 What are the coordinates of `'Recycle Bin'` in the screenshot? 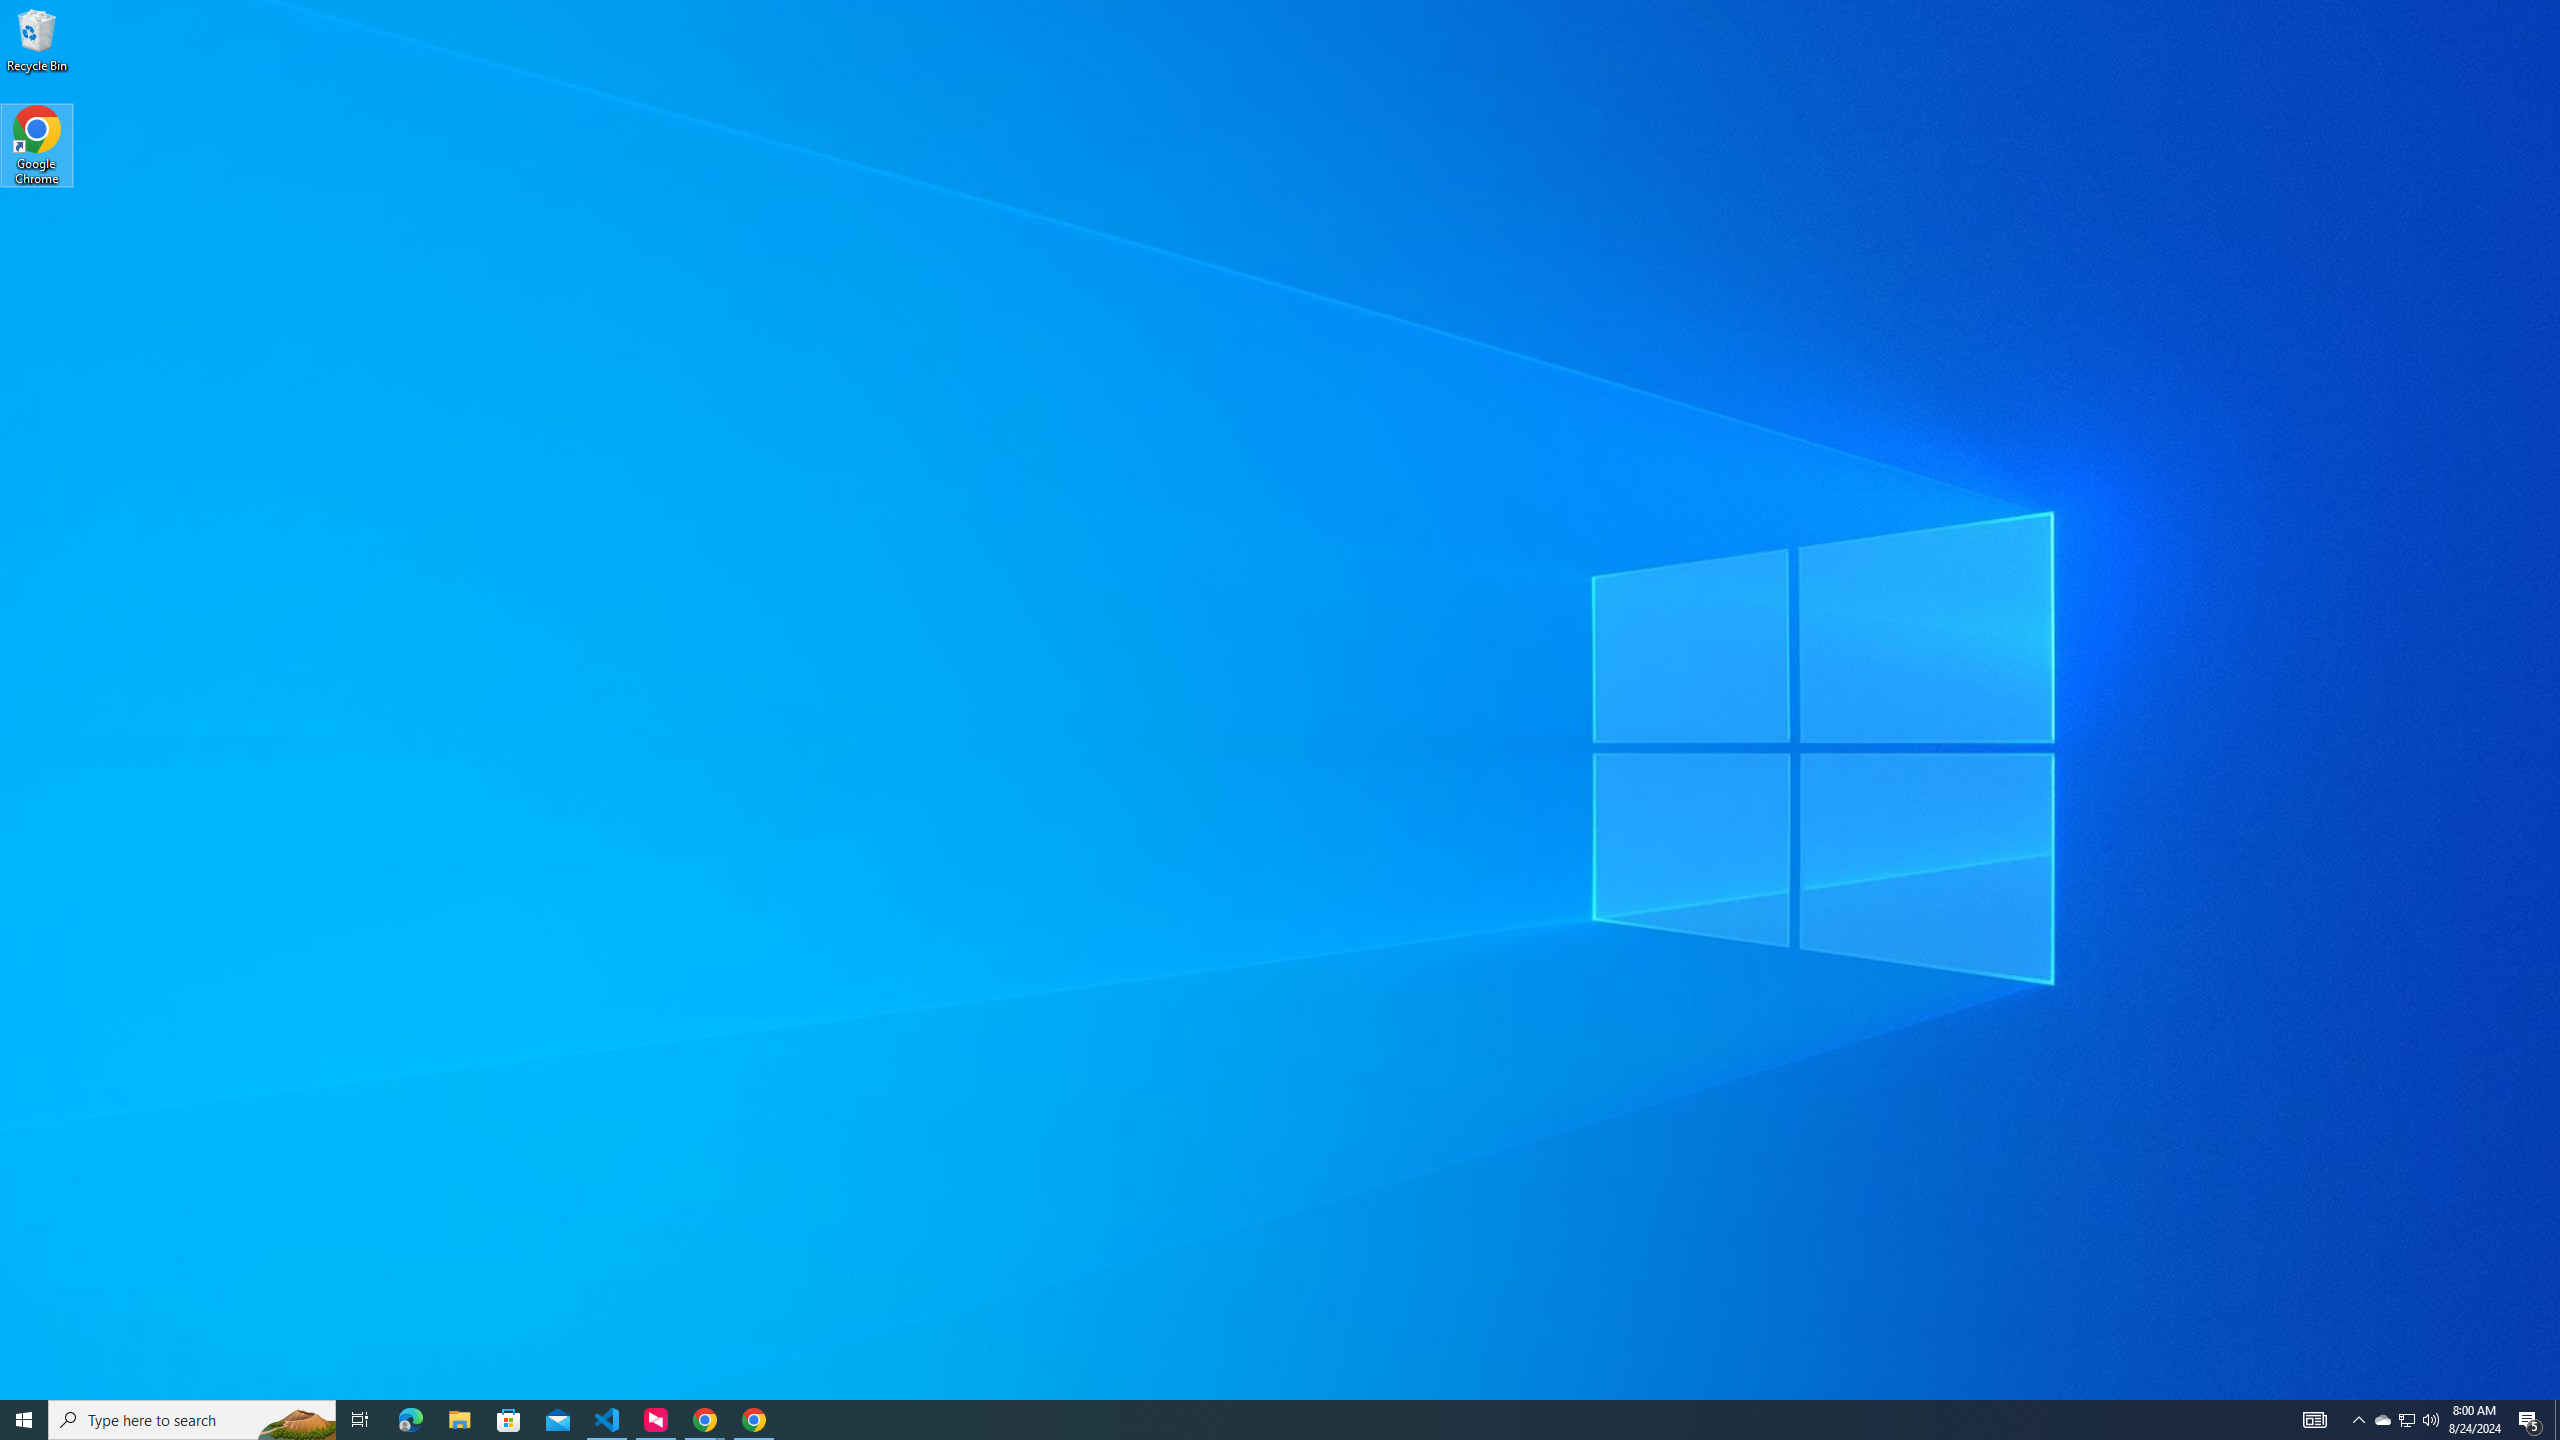 It's located at (36, 38).